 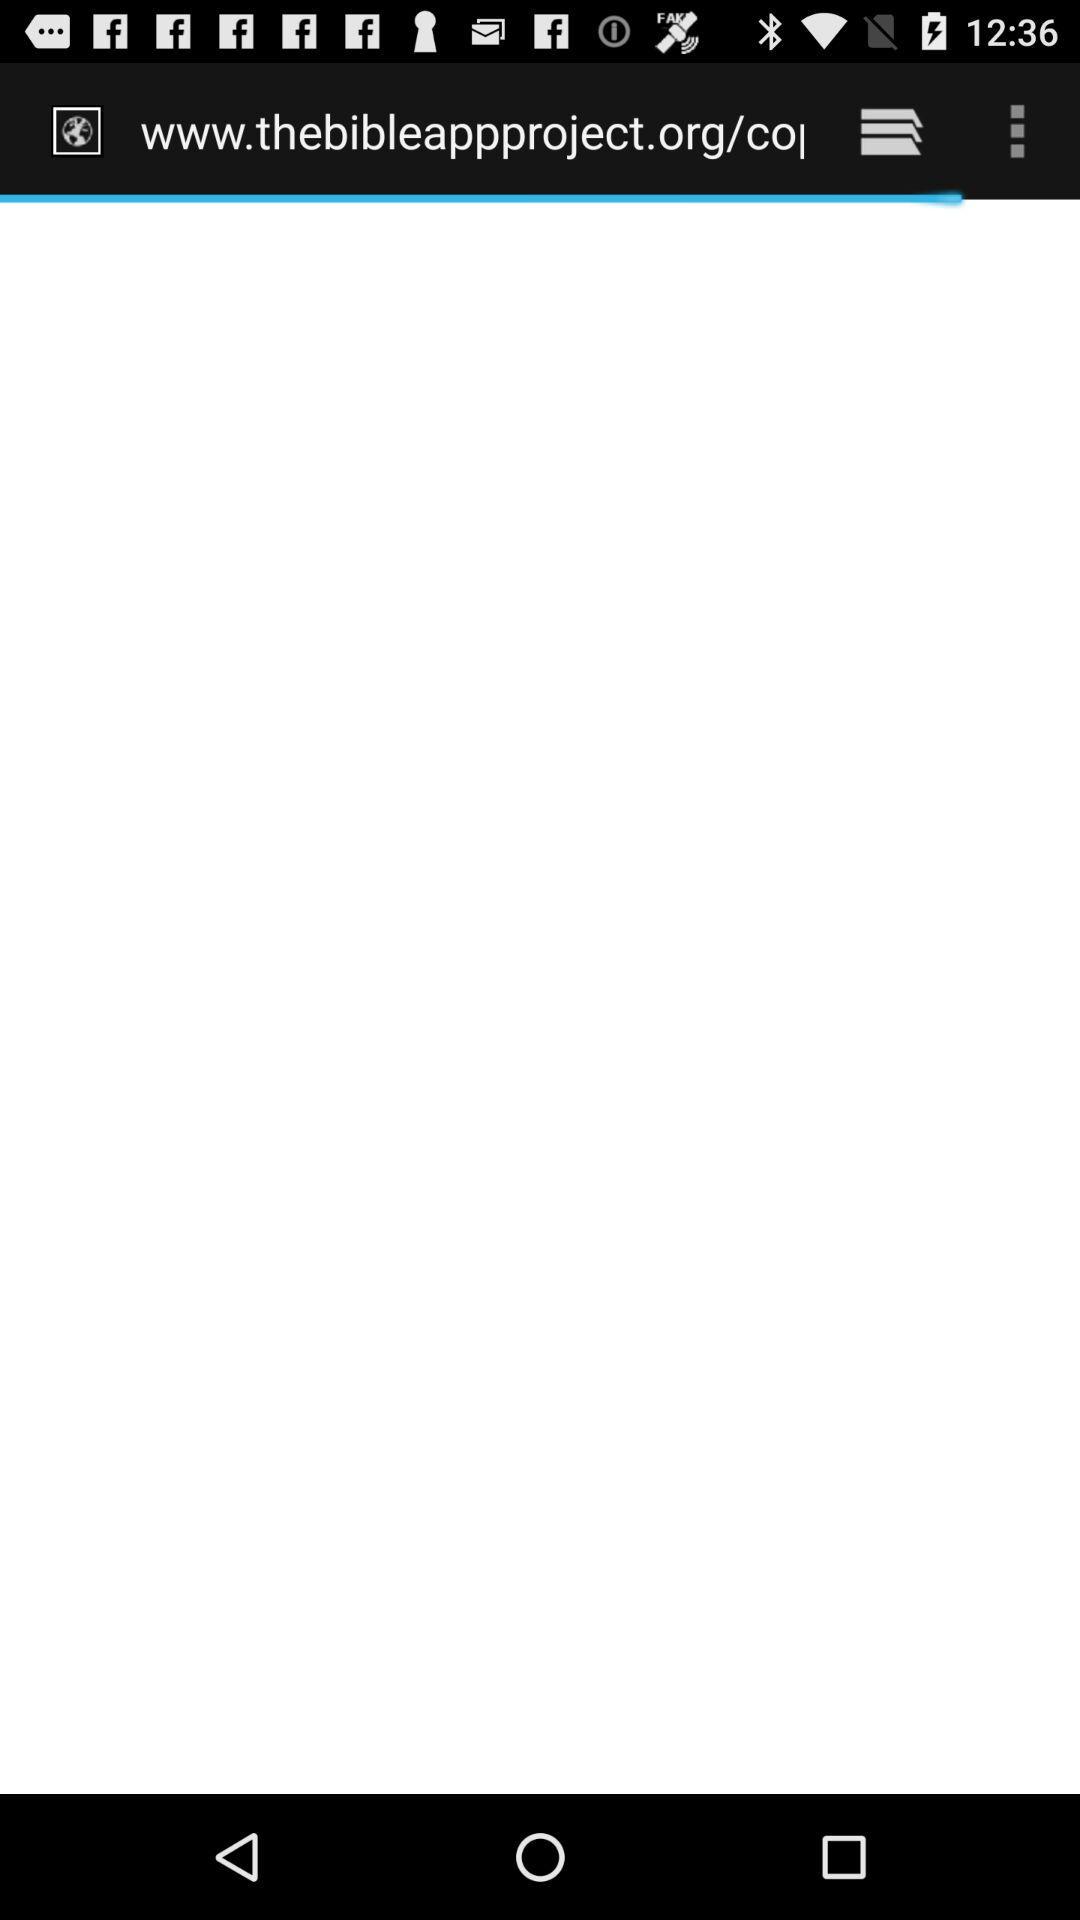 I want to click on the item next to the www thebibleappproject org icon, so click(x=890, y=130).